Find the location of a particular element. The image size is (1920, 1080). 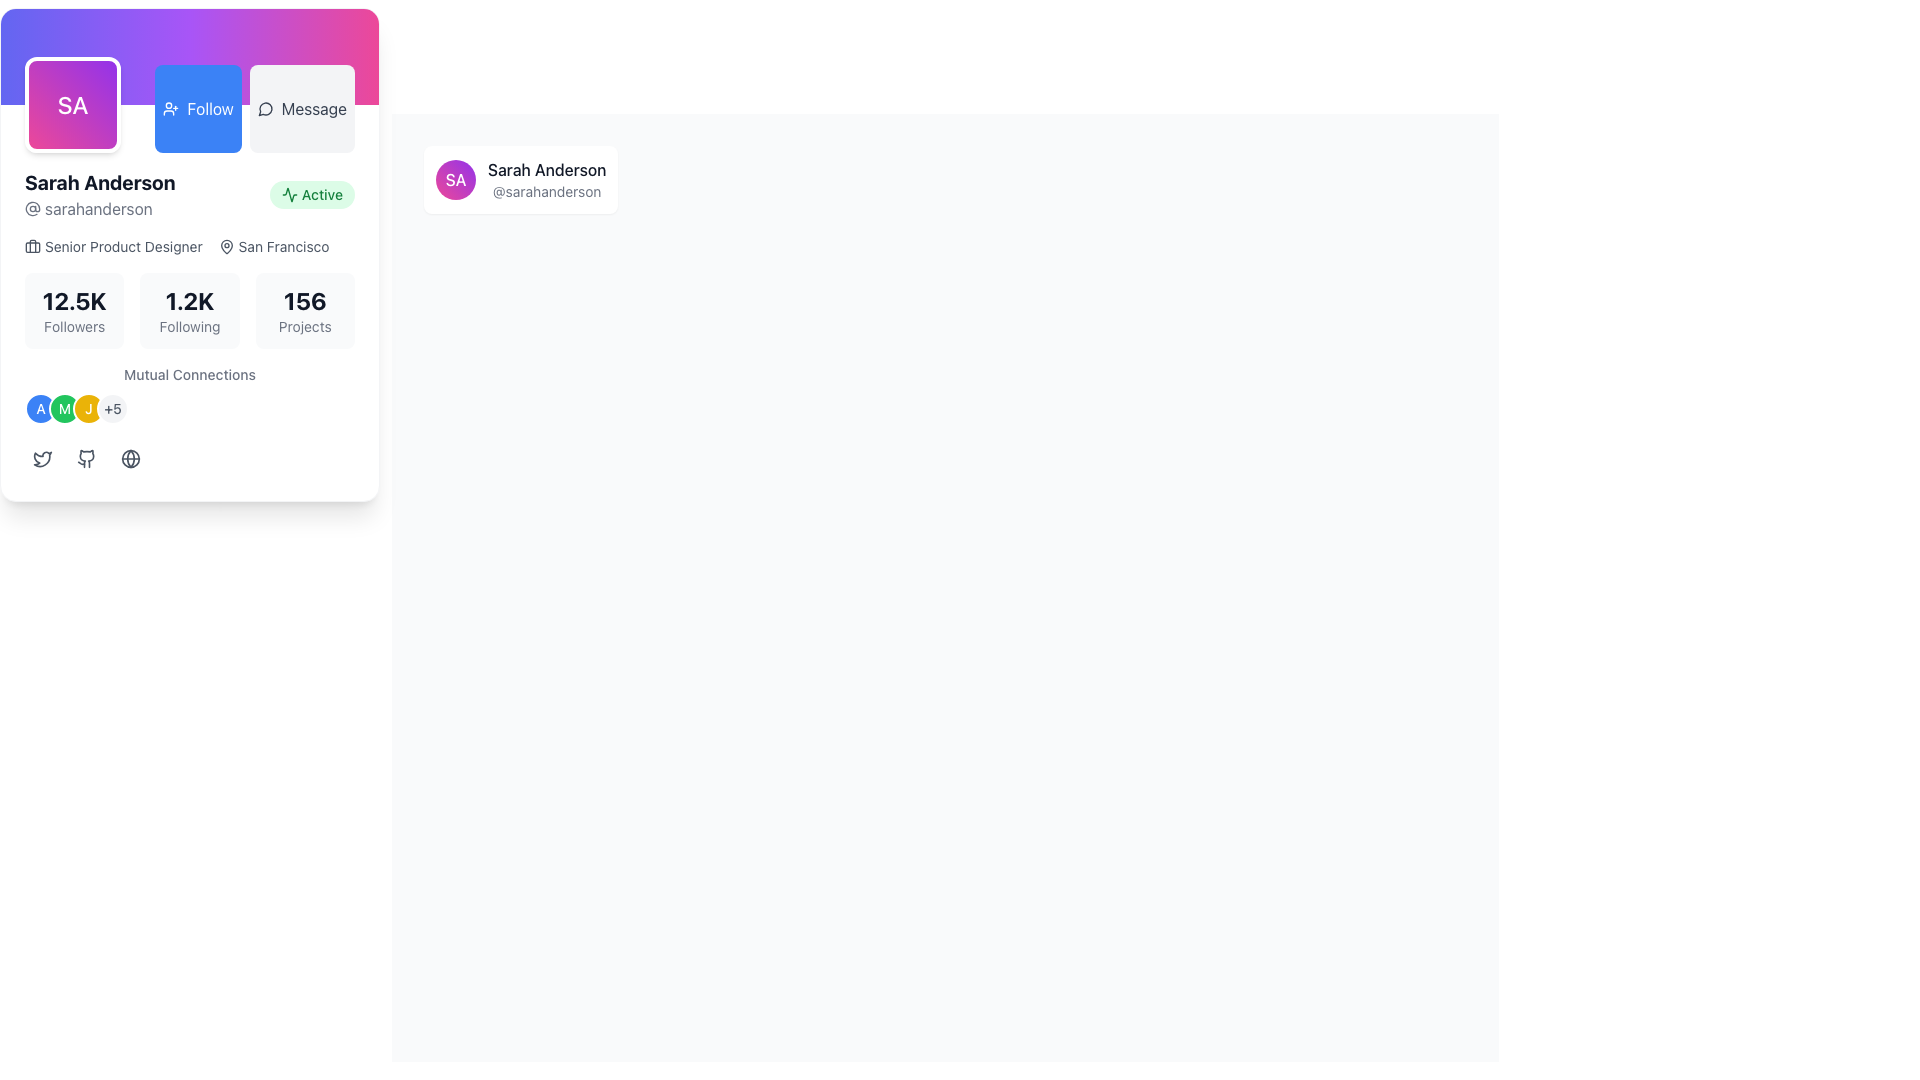

the 'Followers' text label, which is a small-sized gray text located directly below the '12.5K' numeric text is located at coordinates (74, 326).